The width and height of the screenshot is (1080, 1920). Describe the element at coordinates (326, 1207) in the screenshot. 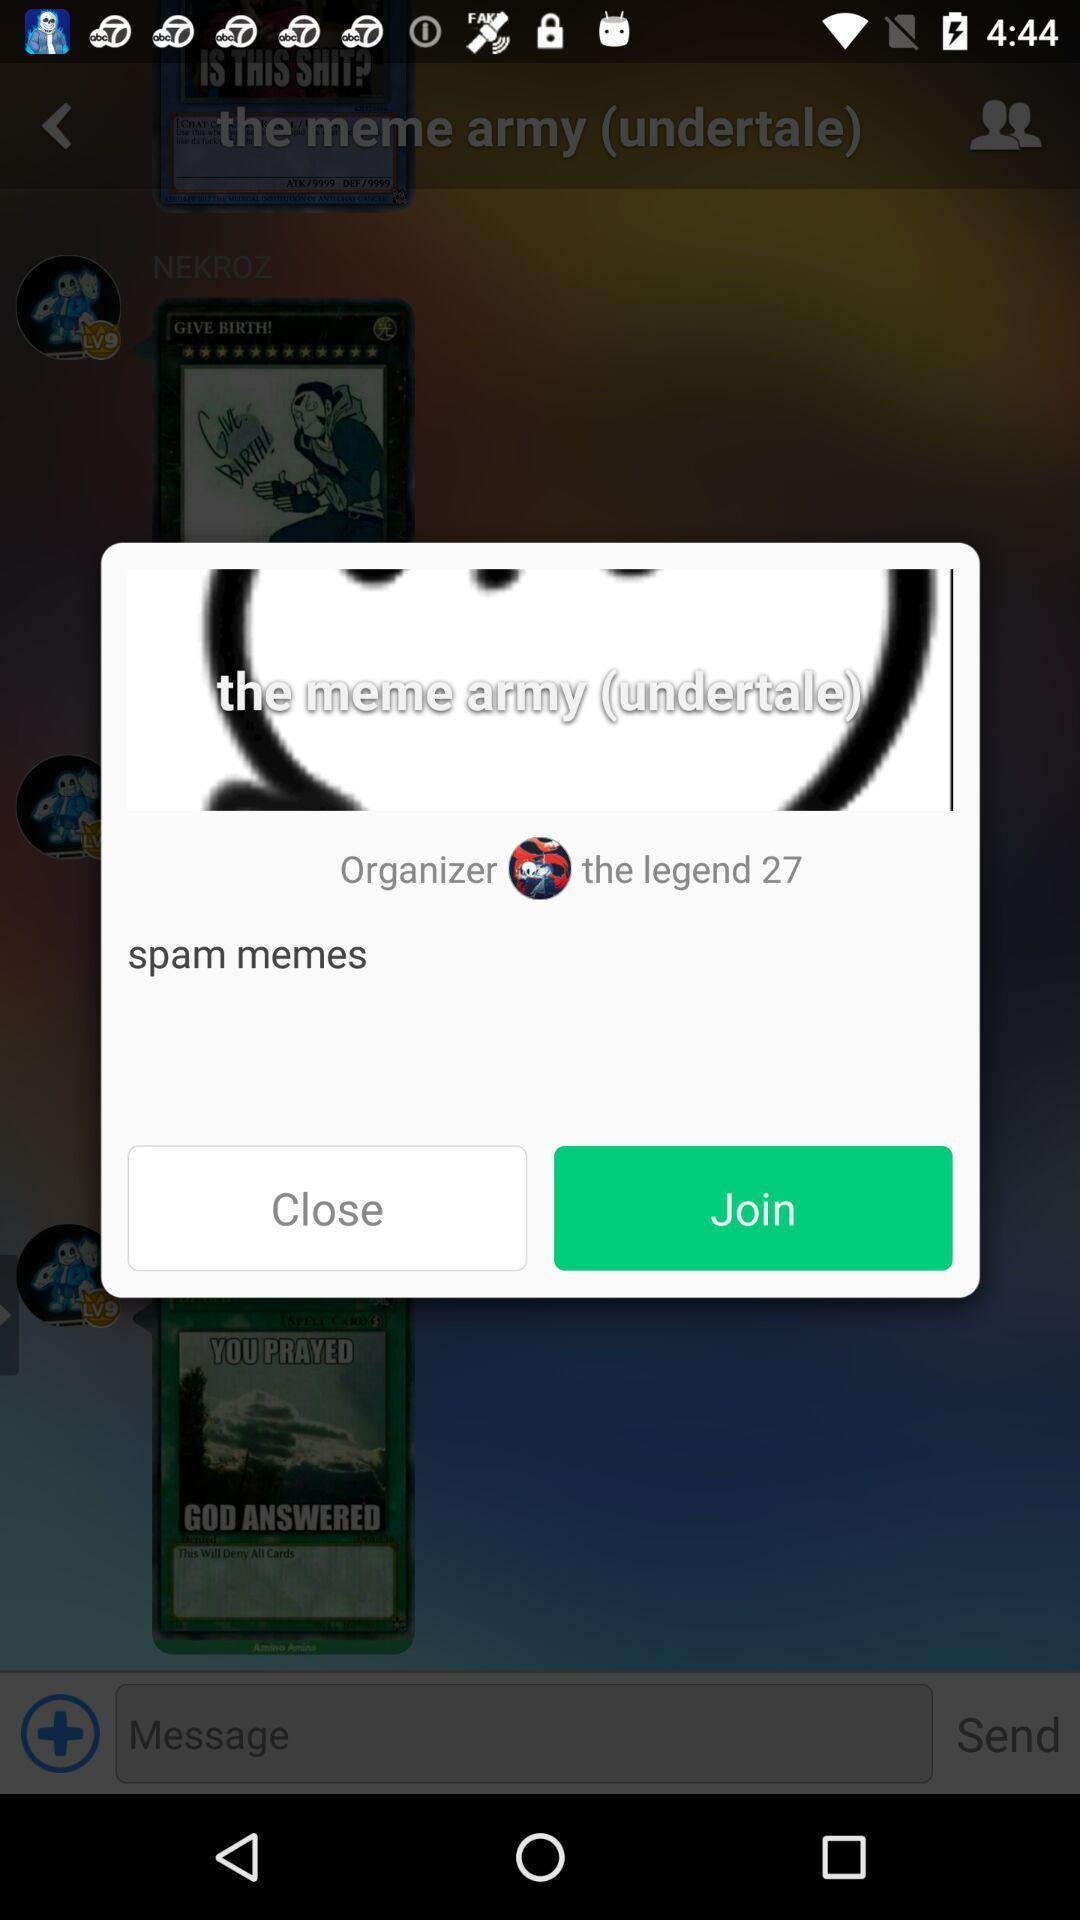

I see `icon on the left` at that location.